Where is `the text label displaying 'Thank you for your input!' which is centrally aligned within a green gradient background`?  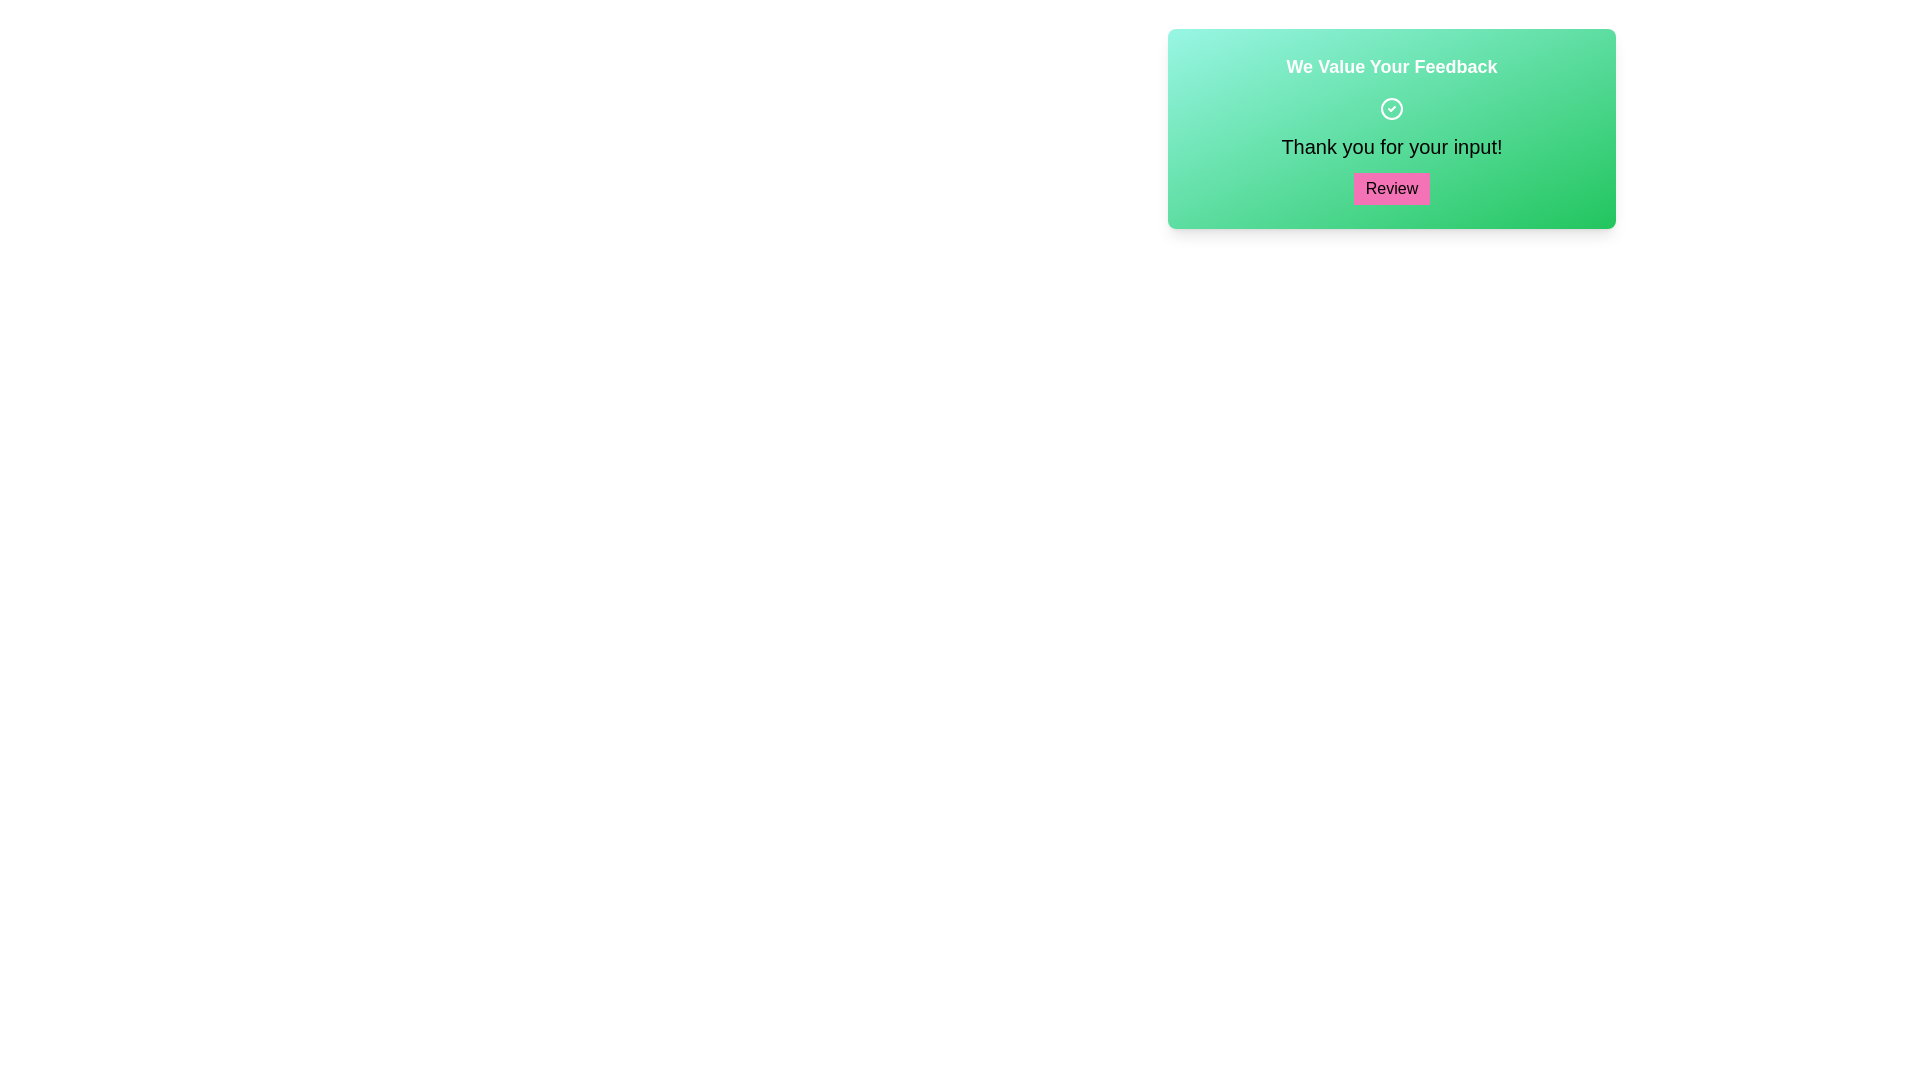 the text label displaying 'Thank you for your input!' which is centrally aligned within a green gradient background is located at coordinates (1391, 145).